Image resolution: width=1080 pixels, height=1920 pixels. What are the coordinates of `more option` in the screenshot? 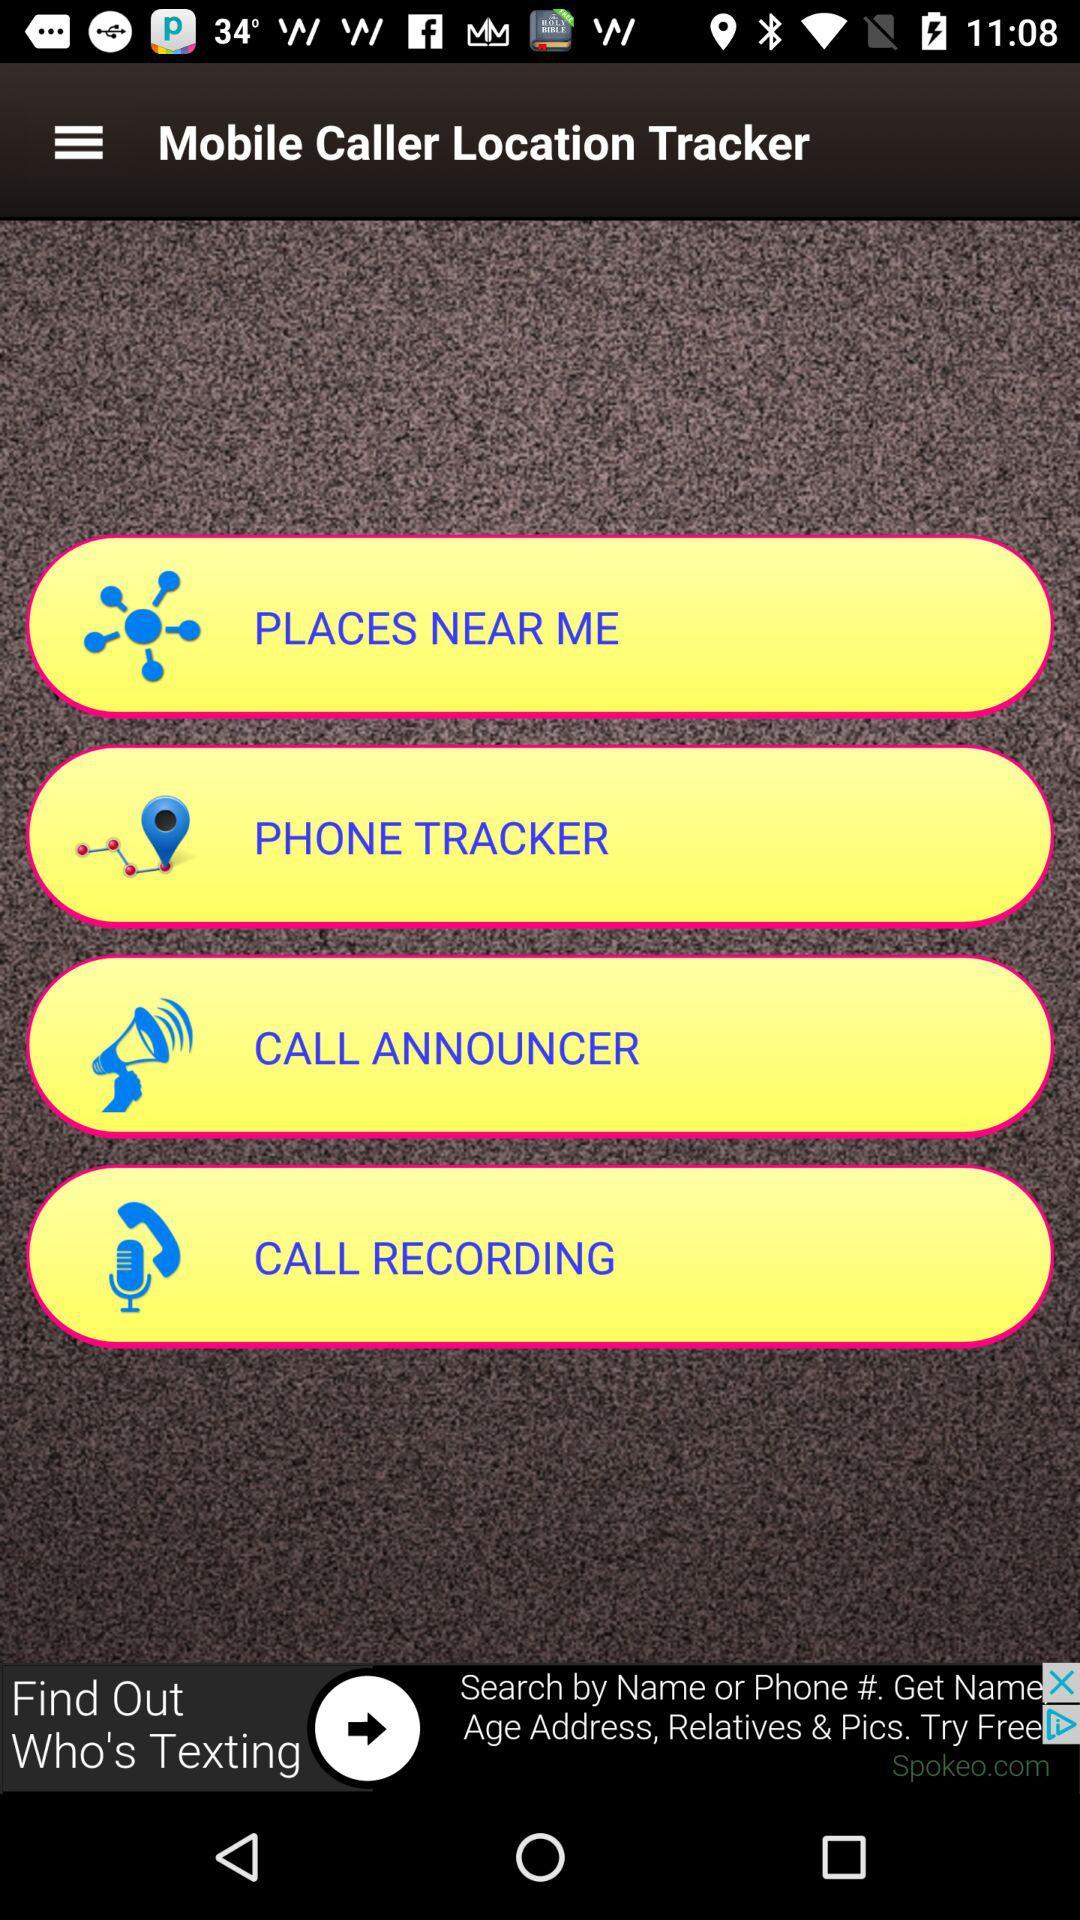 It's located at (77, 140).